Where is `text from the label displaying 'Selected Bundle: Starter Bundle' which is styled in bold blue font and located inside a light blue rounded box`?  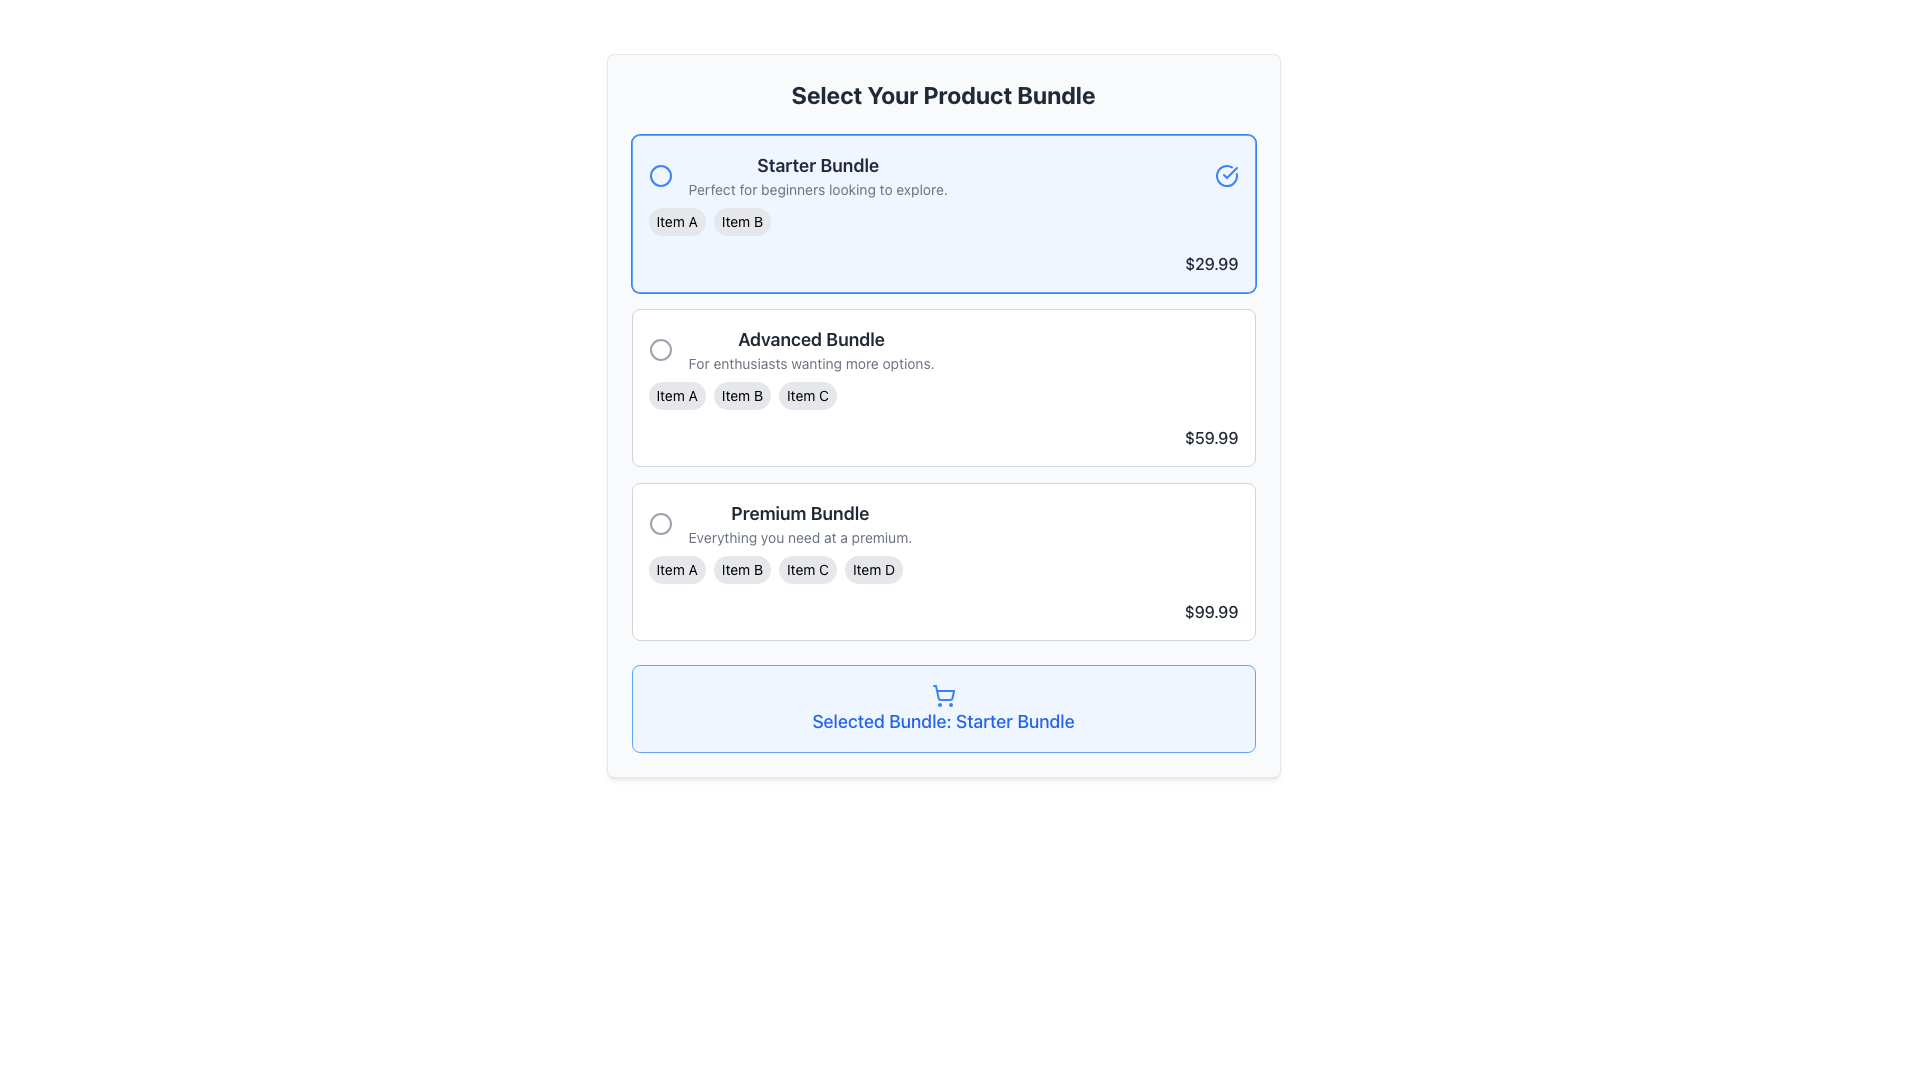 text from the label displaying 'Selected Bundle: Starter Bundle' which is styled in bold blue font and located inside a light blue rounded box is located at coordinates (942, 721).